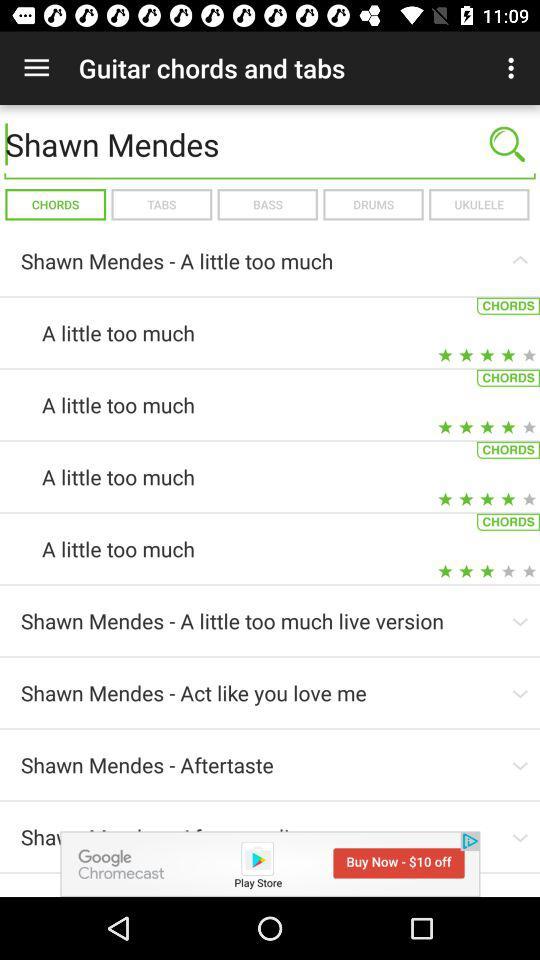 The height and width of the screenshot is (960, 540). Describe the element at coordinates (507, 143) in the screenshot. I see `the search icon` at that location.